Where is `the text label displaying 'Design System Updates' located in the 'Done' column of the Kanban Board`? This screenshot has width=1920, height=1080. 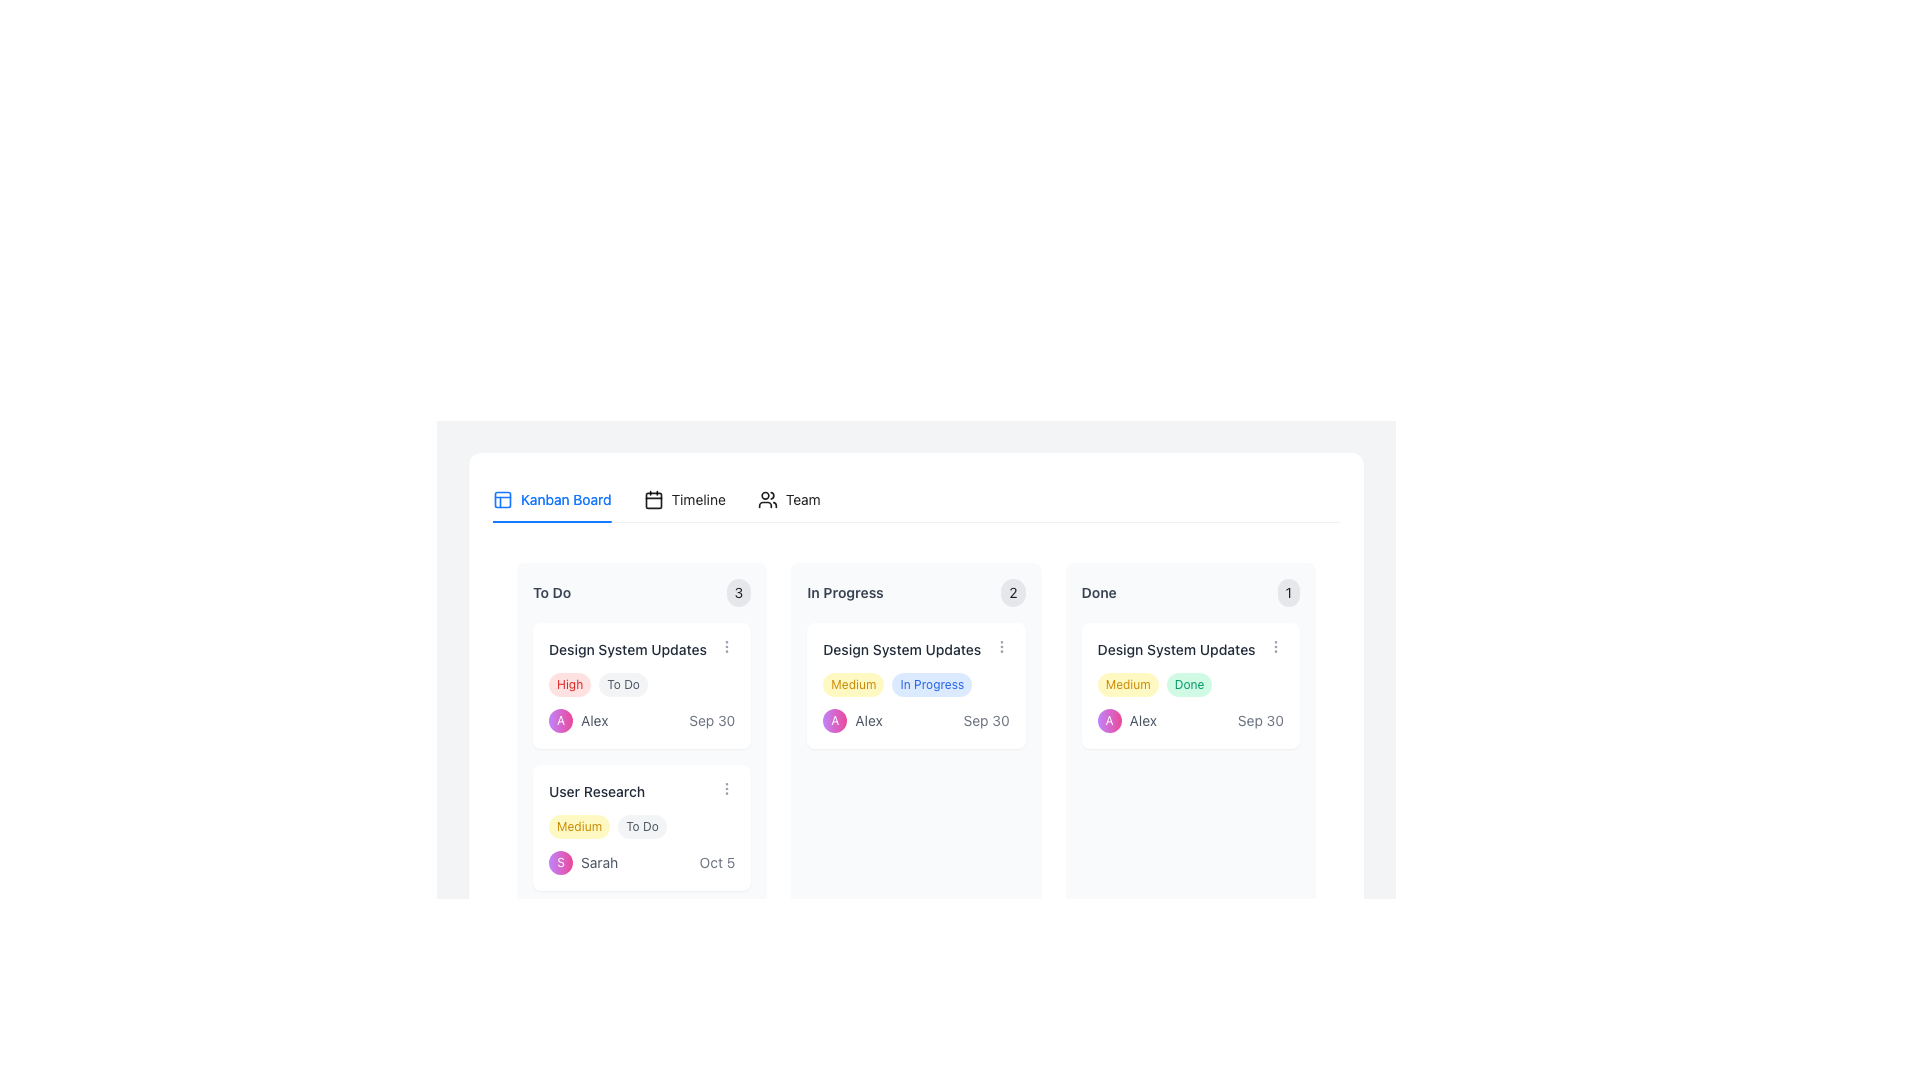
the text label displaying 'Design System Updates' located in the 'Done' column of the Kanban Board is located at coordinates (1176, 650).